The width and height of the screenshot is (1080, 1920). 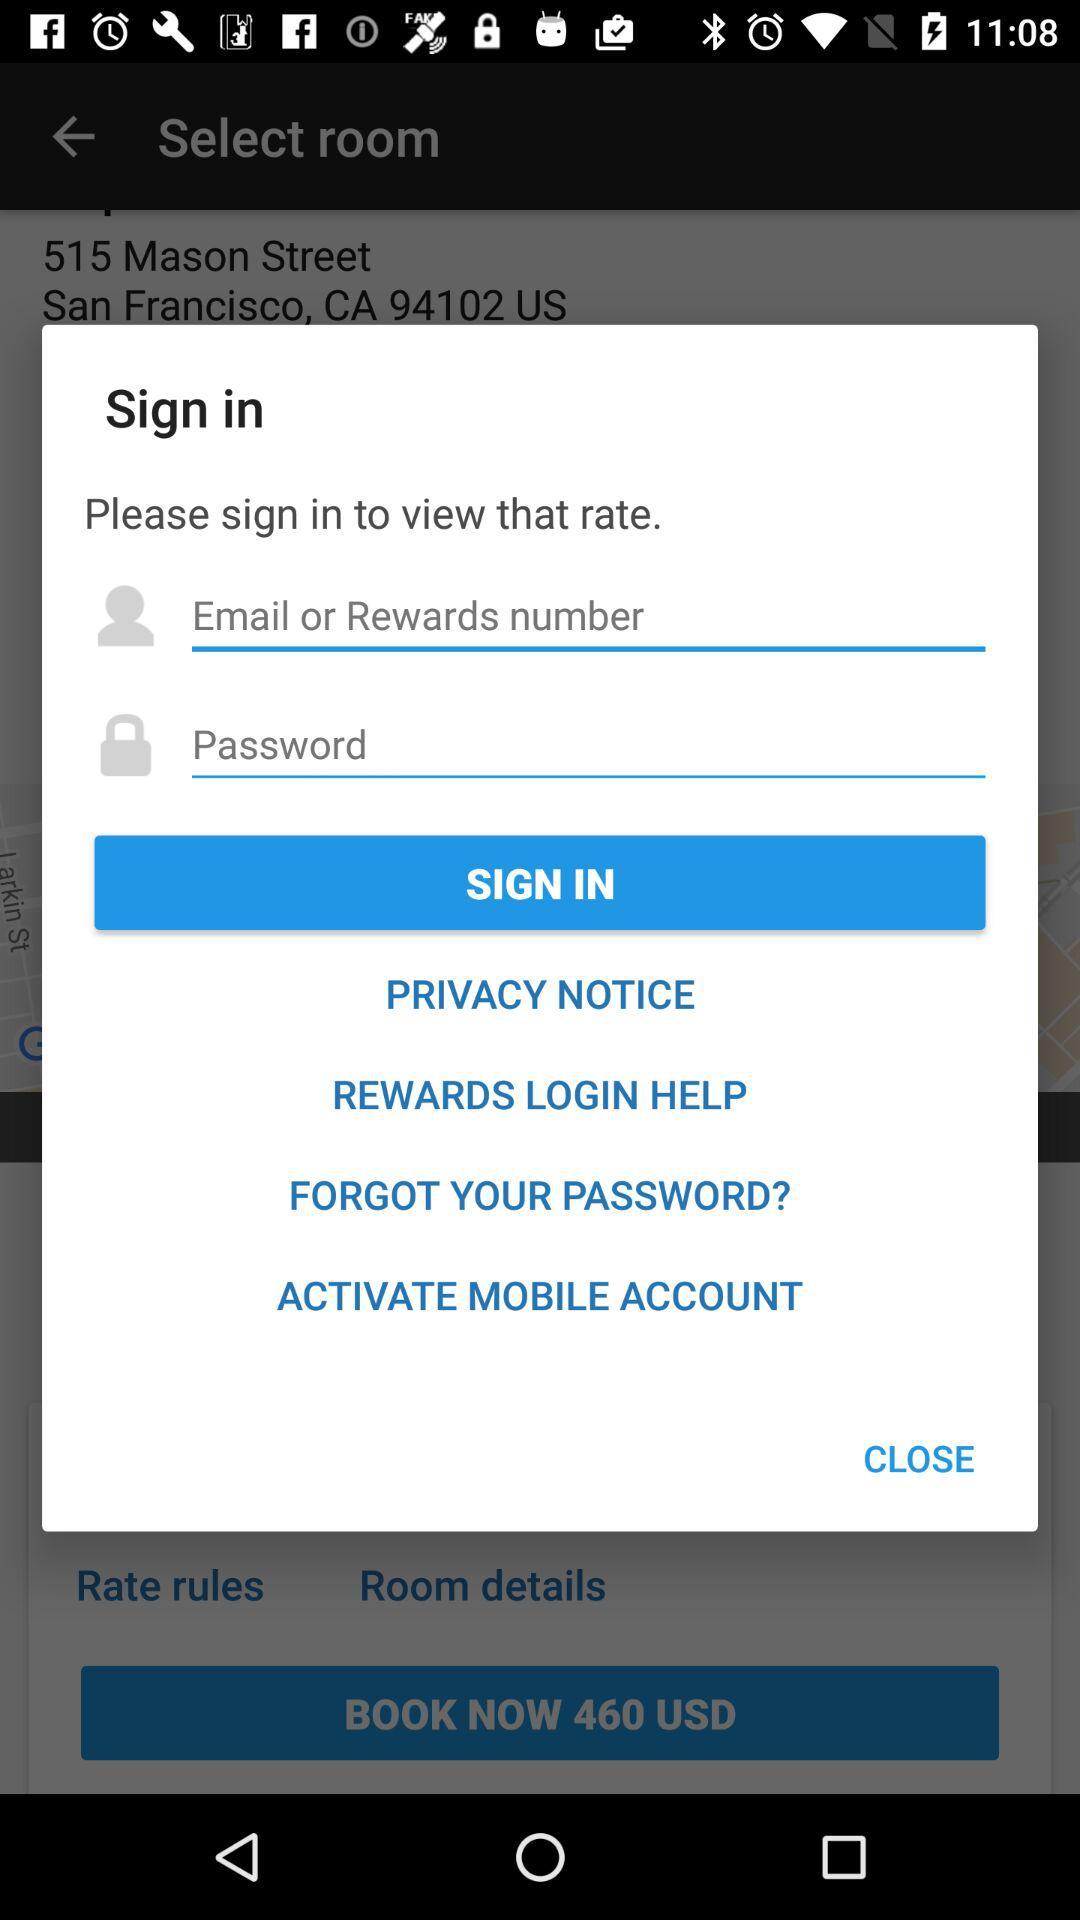 What do you see at coordinates (919, 1458) in the screenshot?
I see `the icon at the bottom right corner` at bounding box center [919, 1458].